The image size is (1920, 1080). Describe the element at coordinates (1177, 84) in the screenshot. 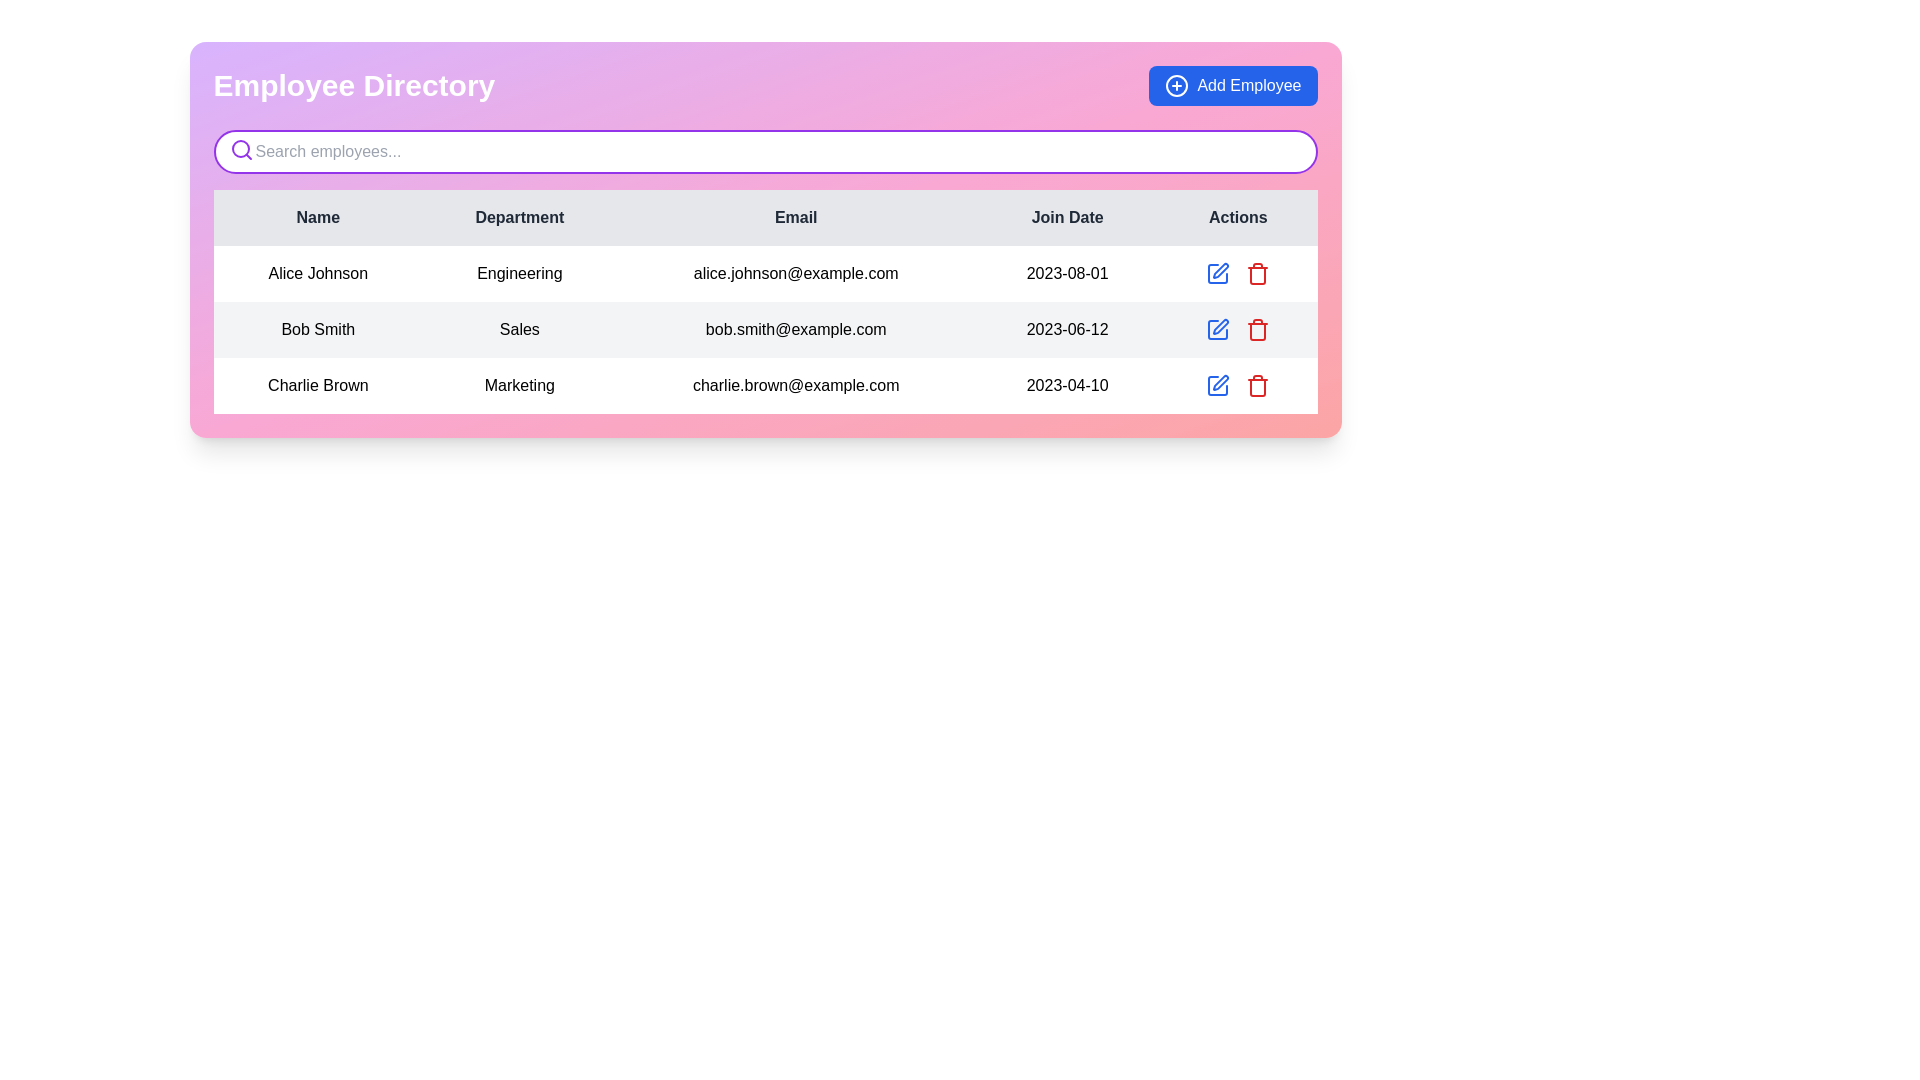

I see `the 'Add Employee' icon located in the button at the top-right corner of the interface` at that location.